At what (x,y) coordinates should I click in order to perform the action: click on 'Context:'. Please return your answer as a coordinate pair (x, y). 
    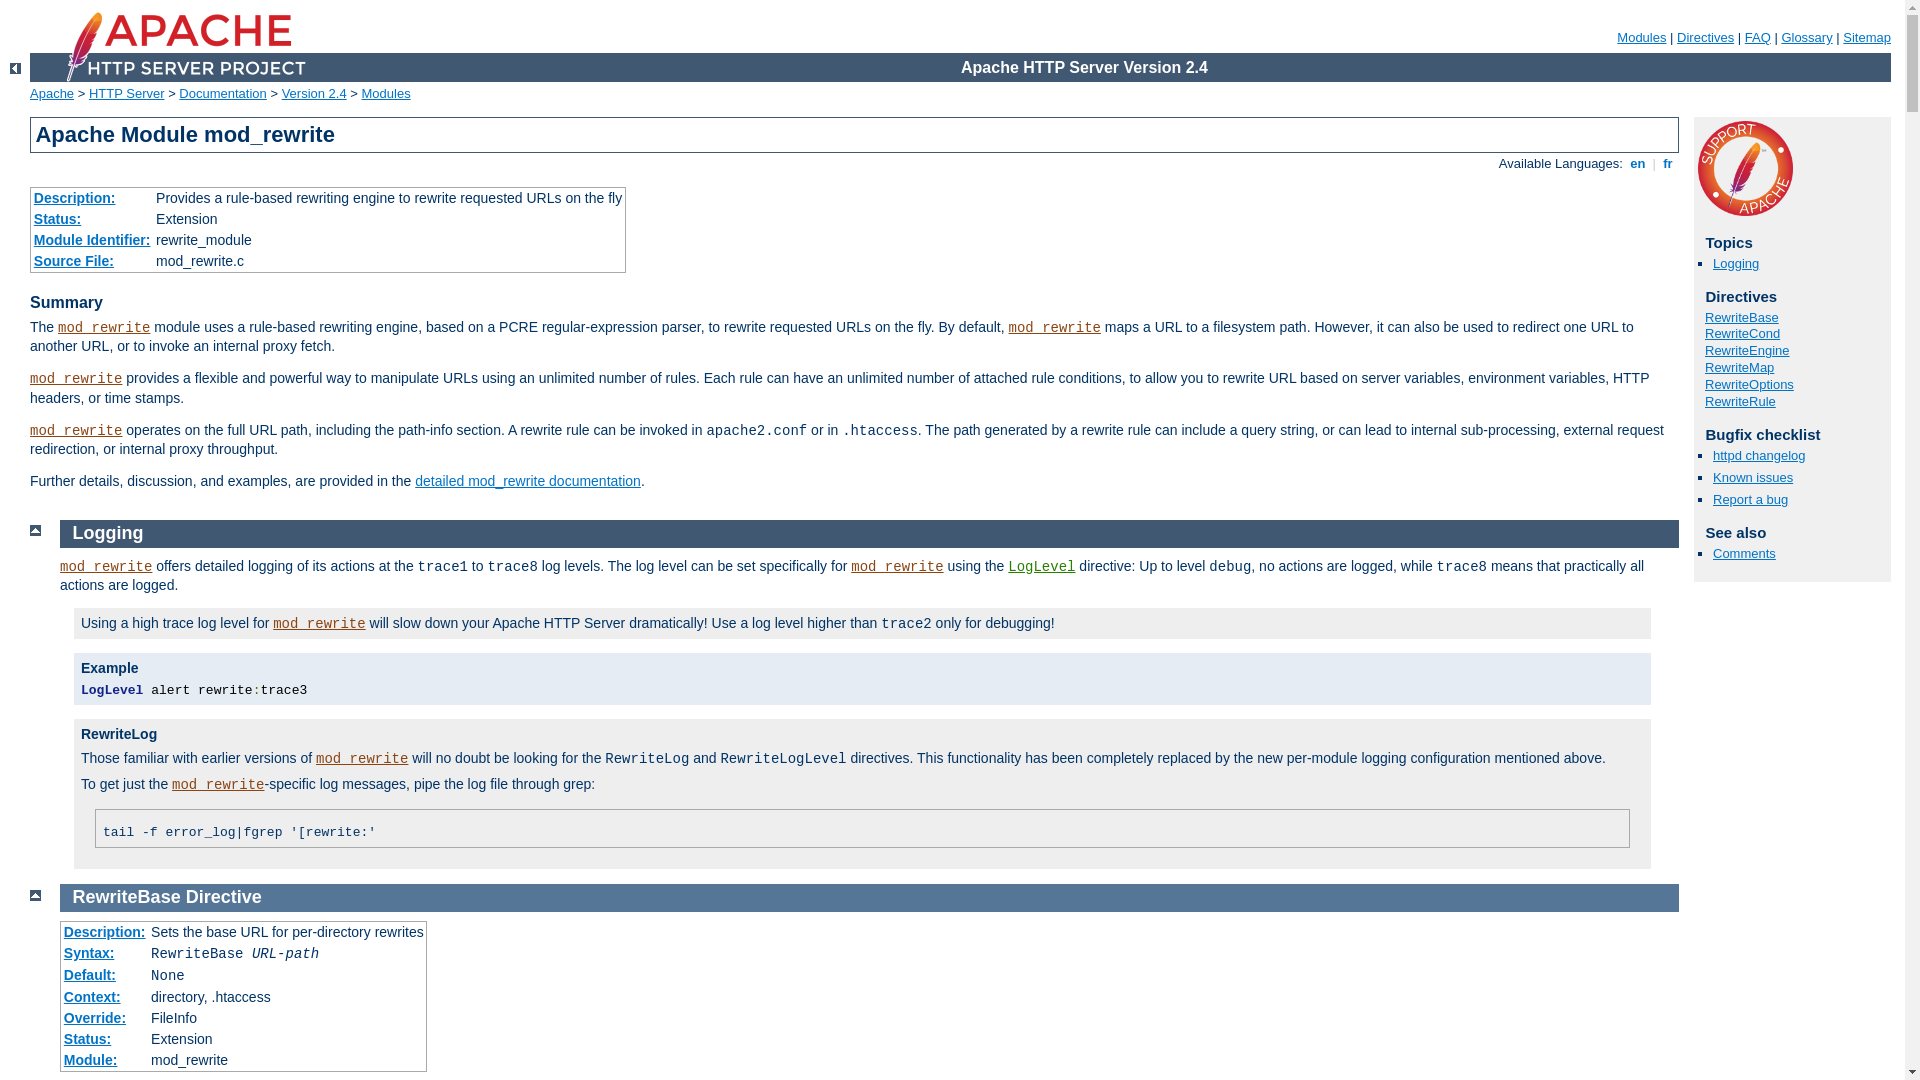
    Looking at the image, I should click on (91, 996).